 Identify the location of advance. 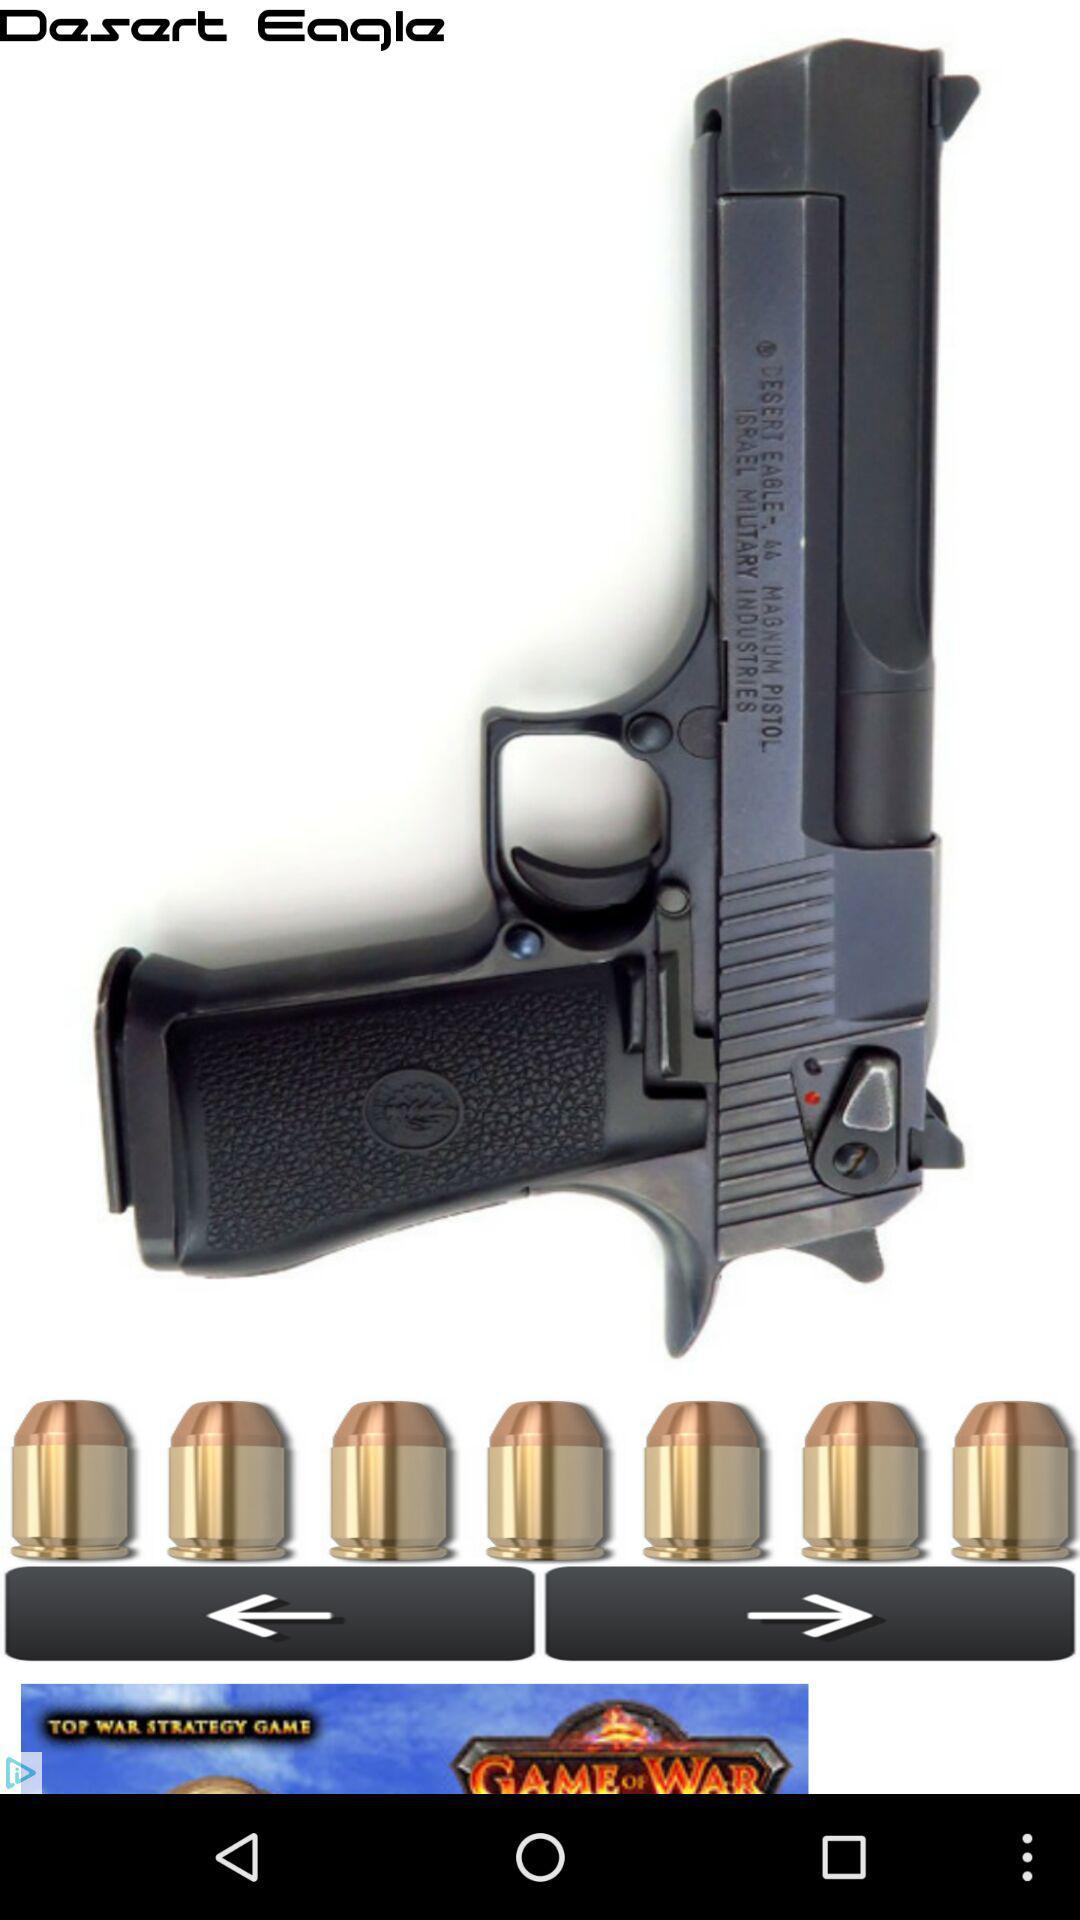
(810, 1613).